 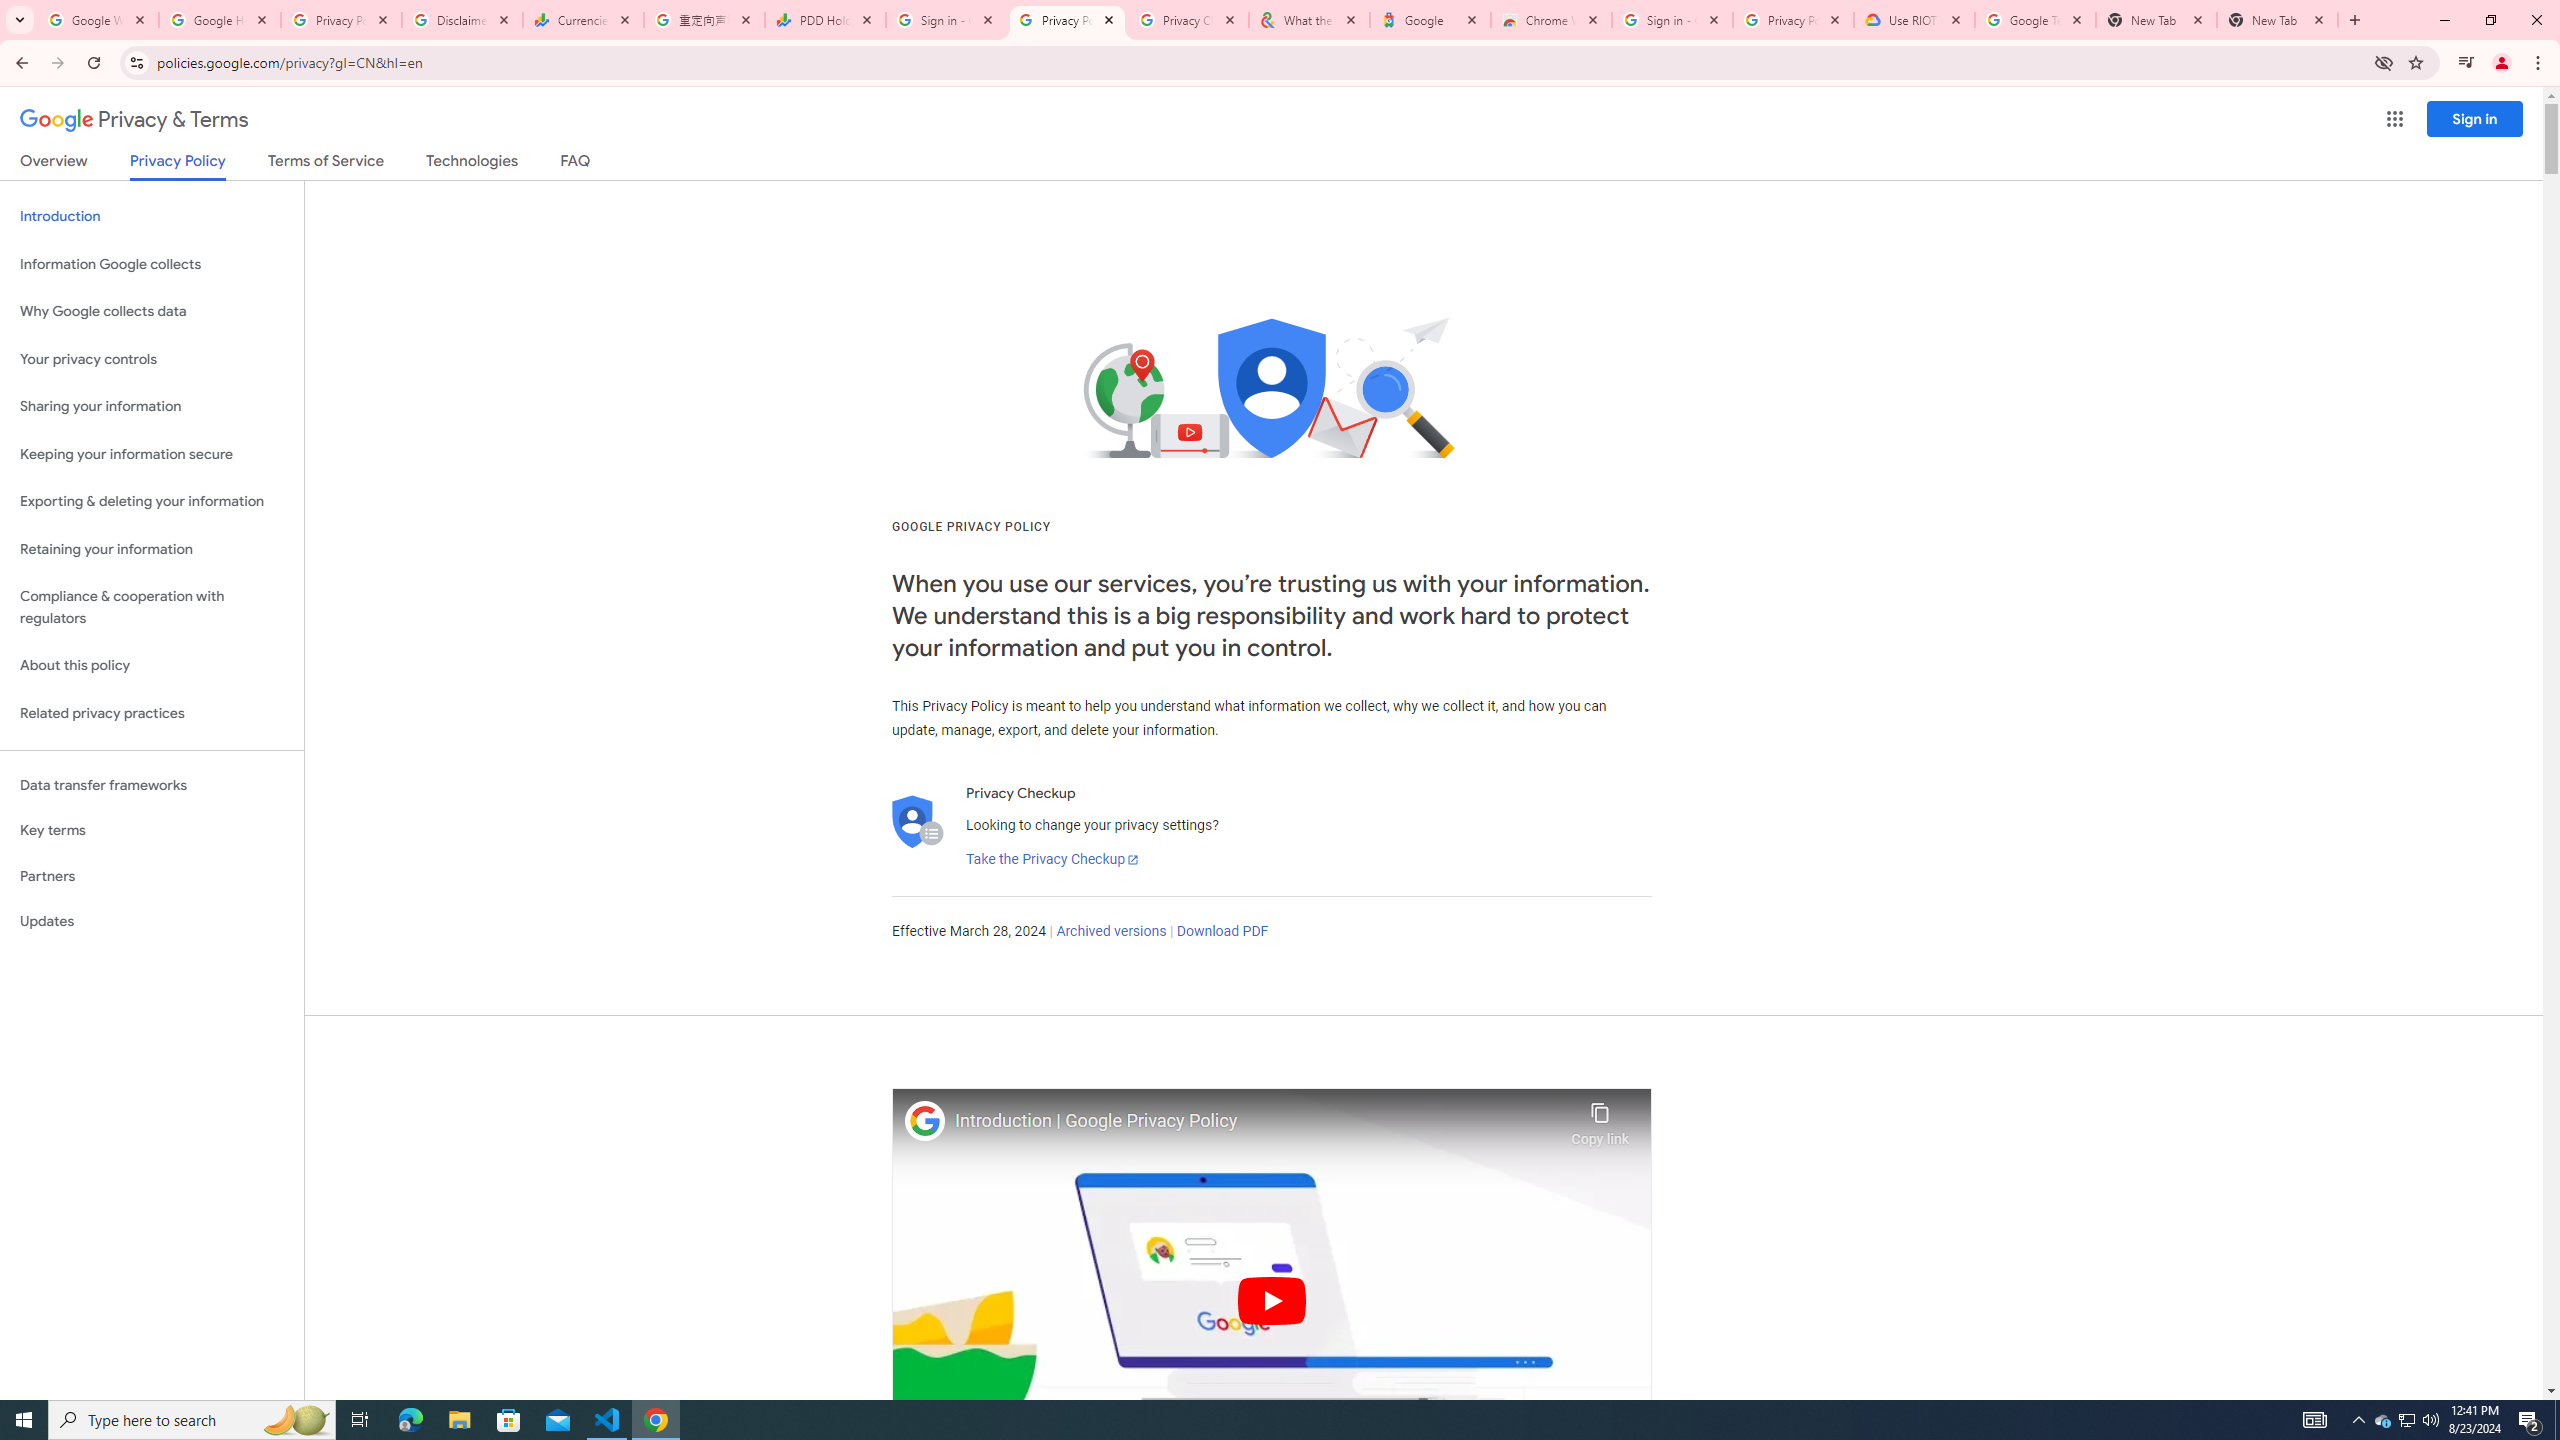 What do you see at coordinates (2276, 19) in the screenshot?
I see `'New Tab'` at bounding box center [2276, 19].